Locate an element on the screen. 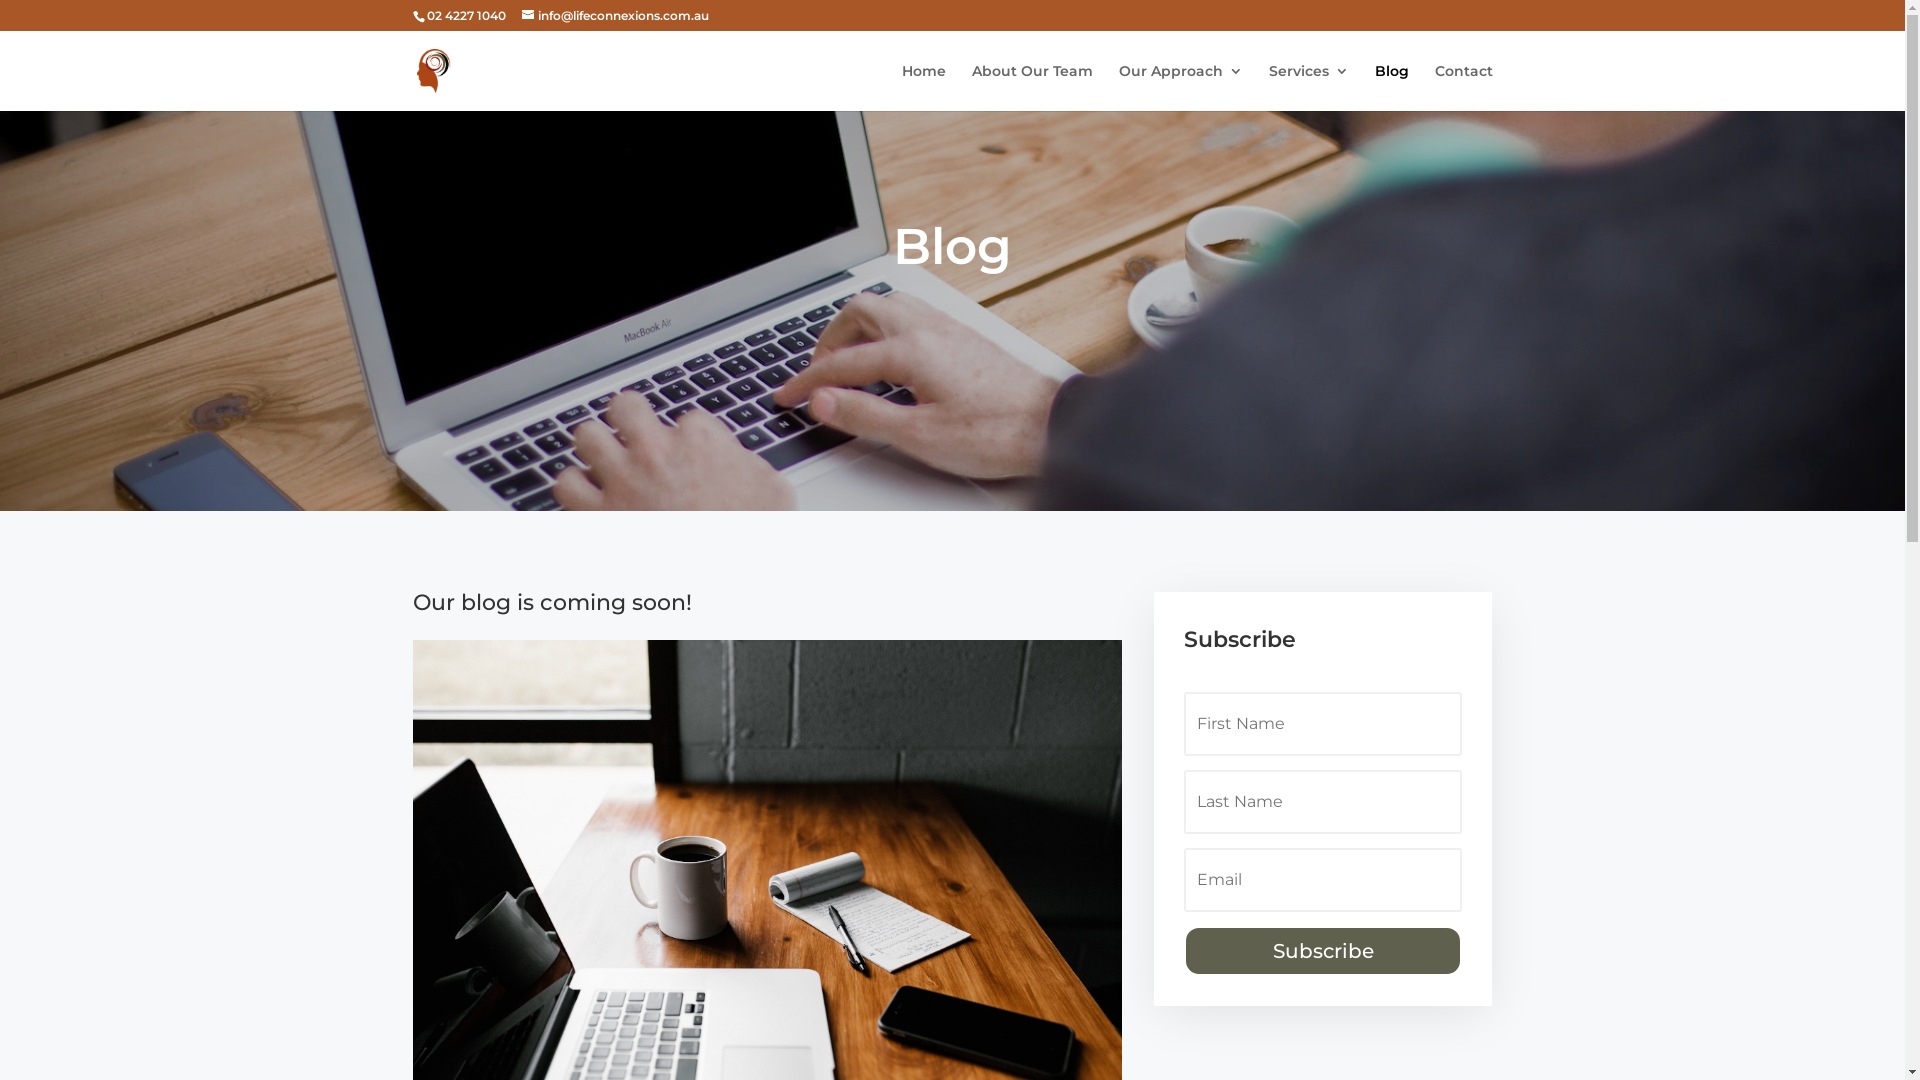  'Our Approach' is located at coordinates (1180, 86).